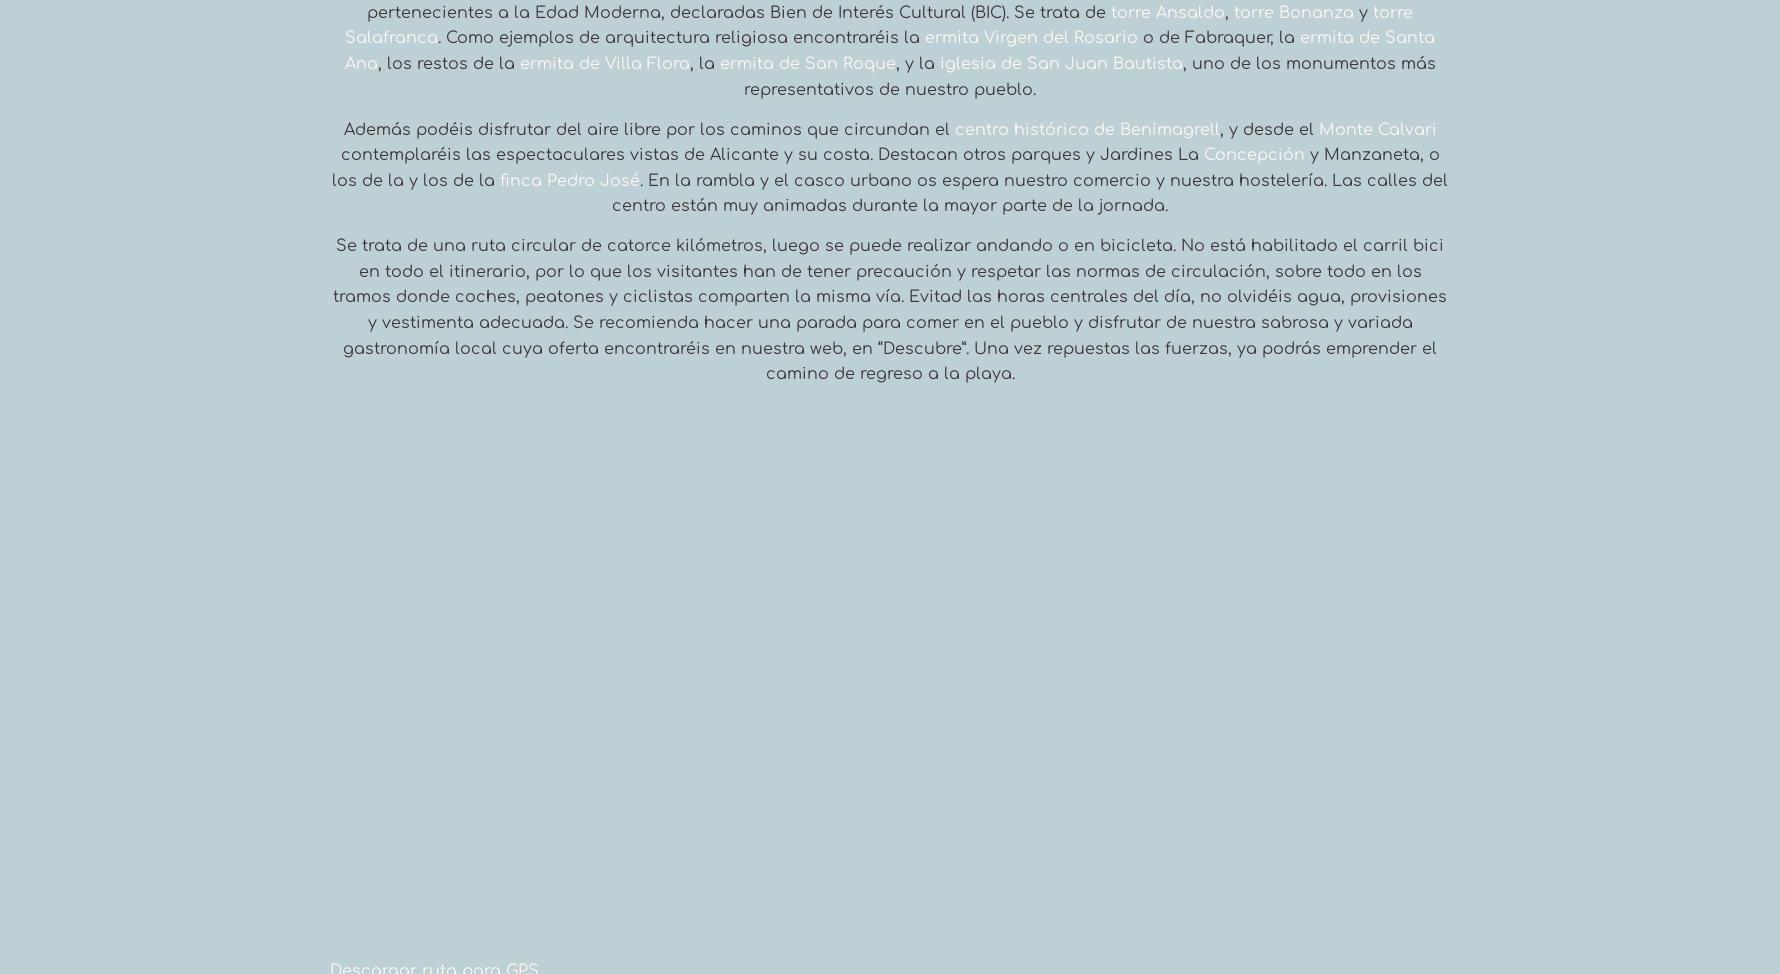 The height and width of the screenshot is (974, 1780). What do you see at coordinates (568, 179) in the screenshot?
I see `'finca Pedro José'` at bounding box center [568, 179].